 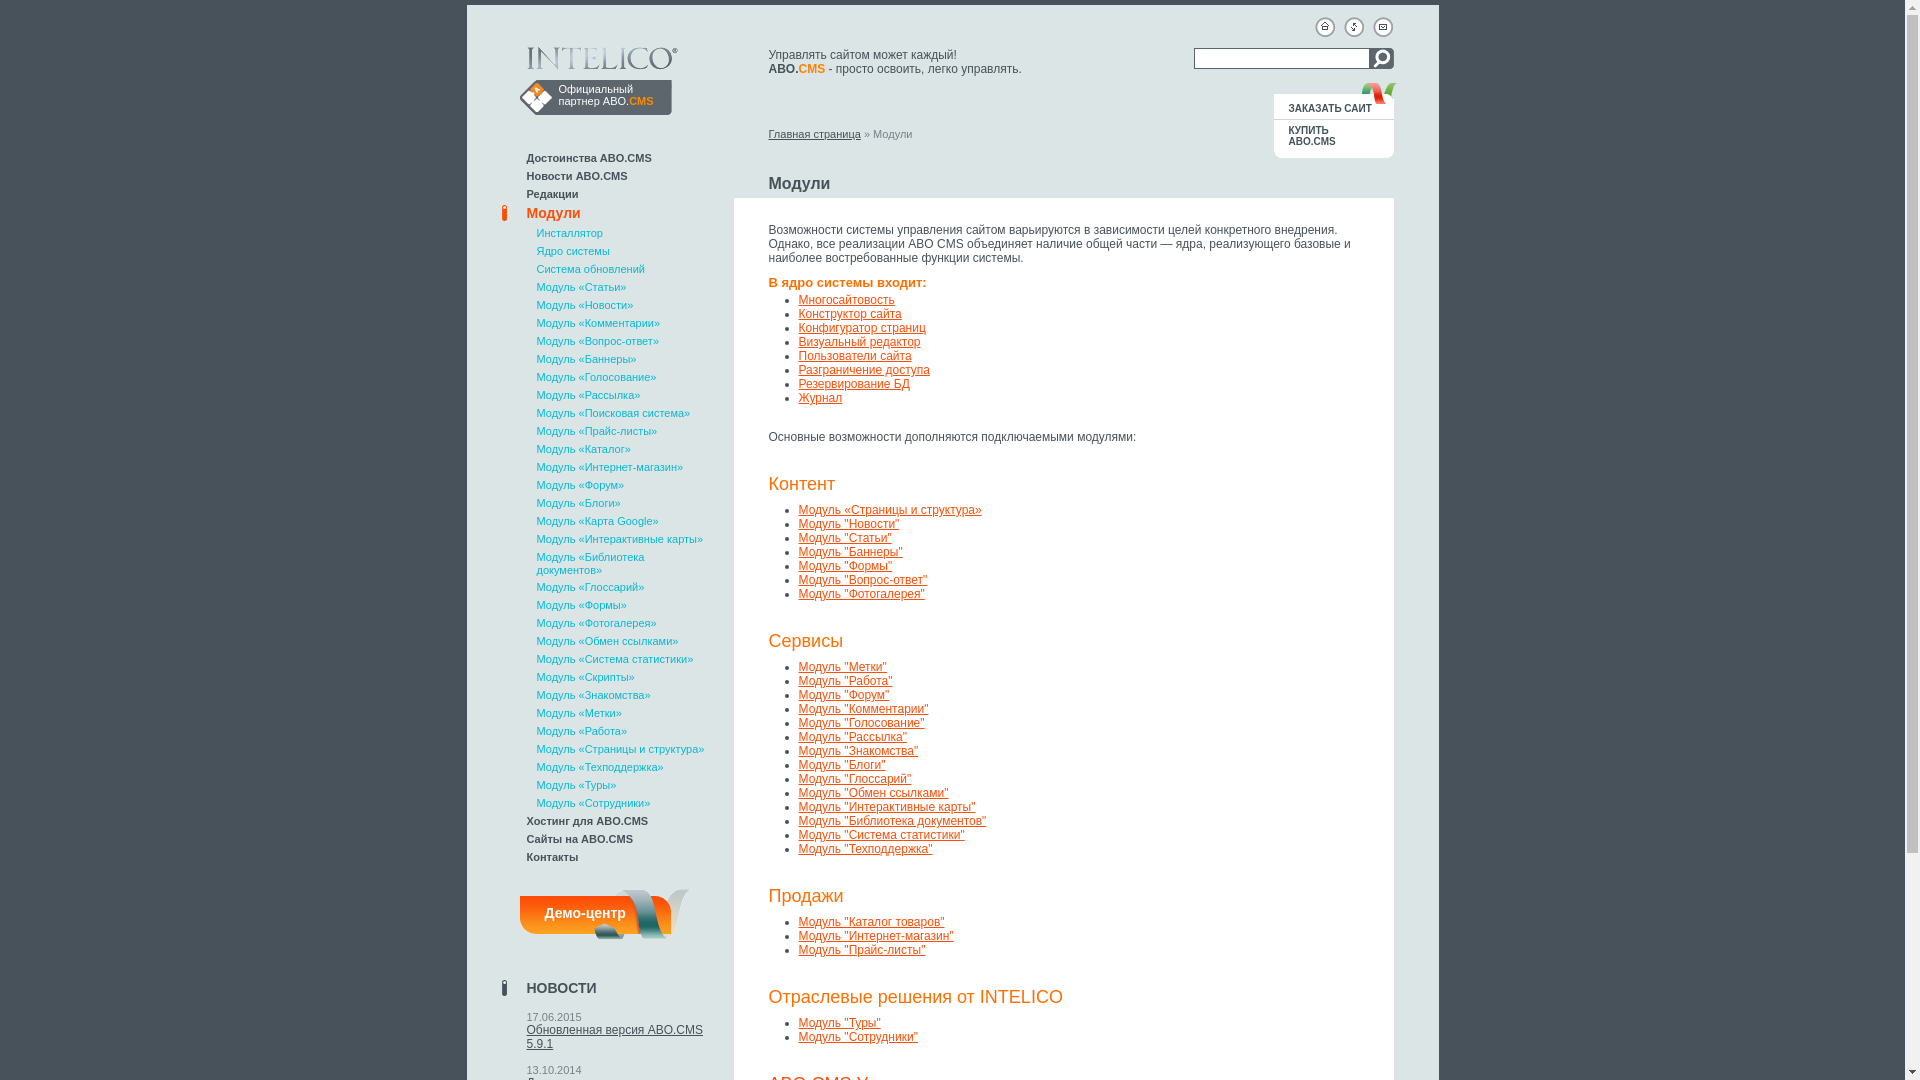 I want to click on 'ABO.CMS', so click(x=627, y=100).